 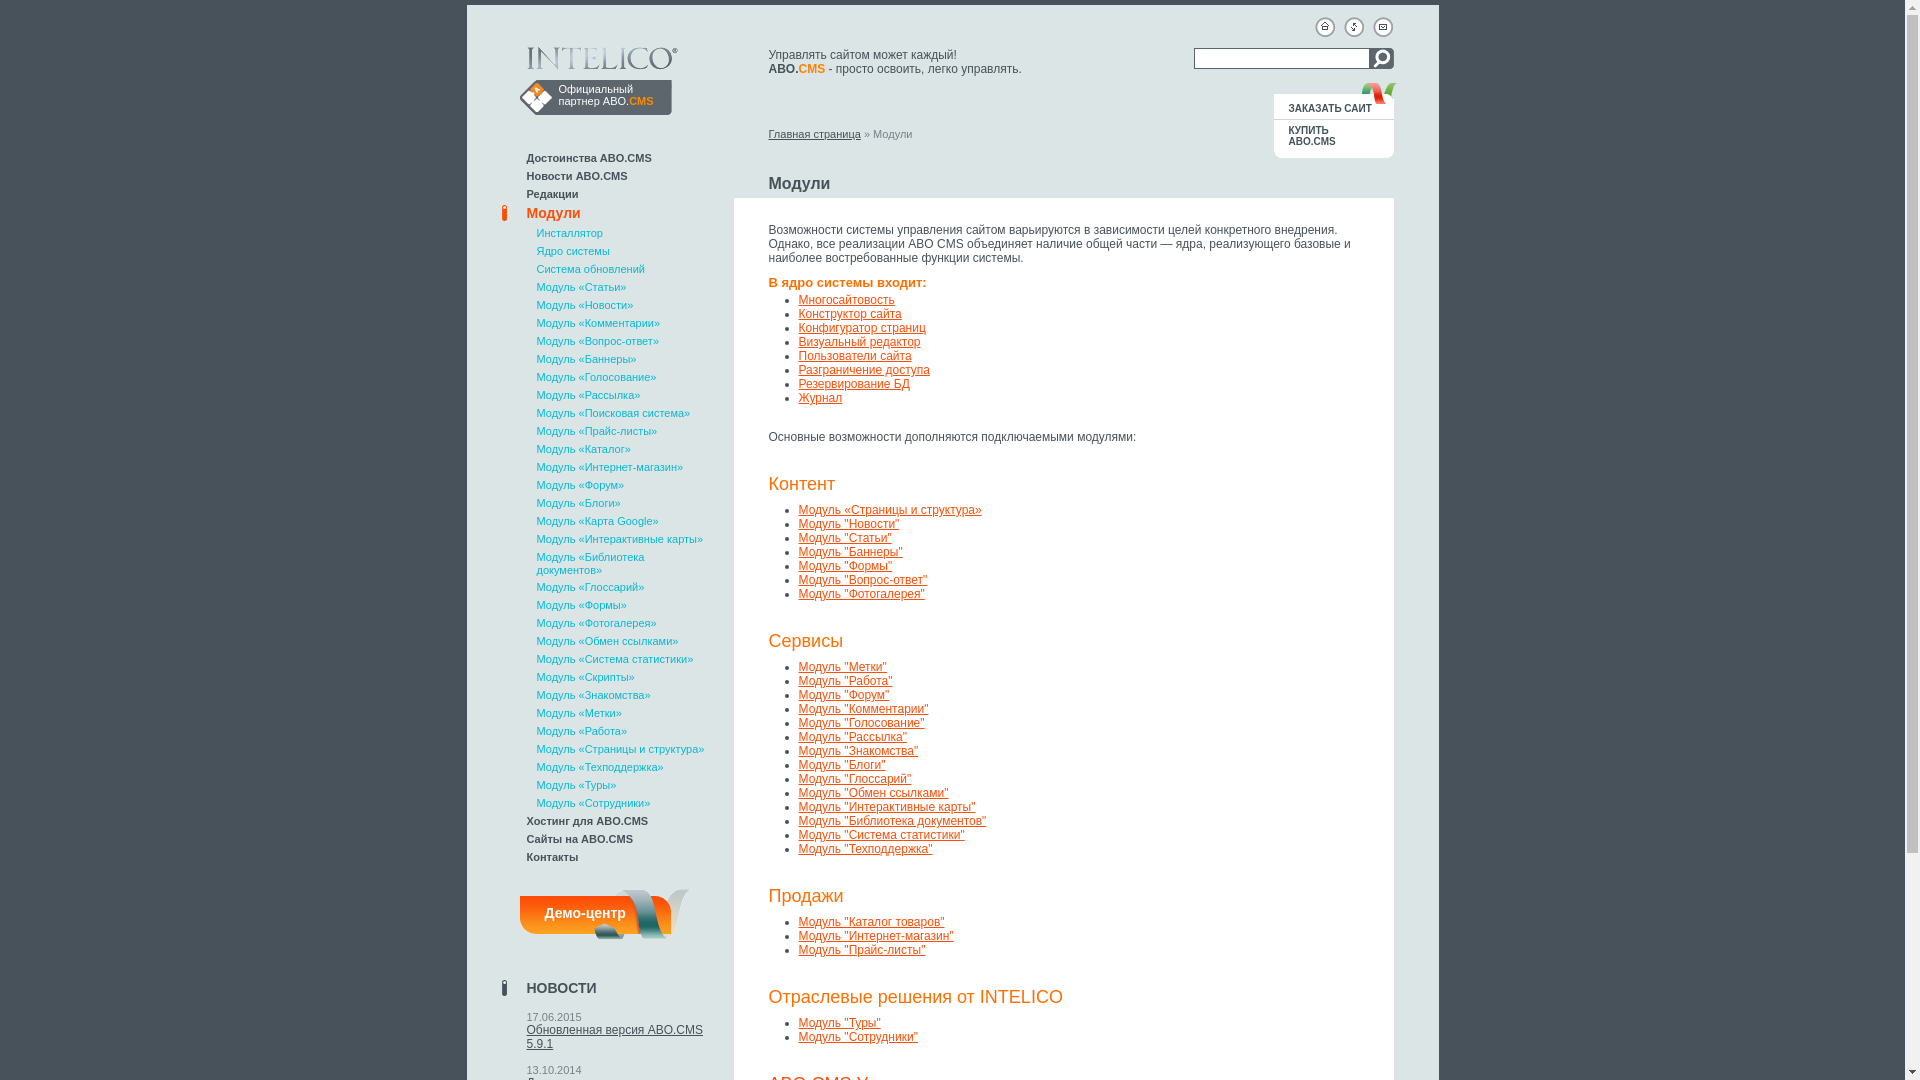 I want to click on 'ABO.CMS', so click(x=627, y=100).